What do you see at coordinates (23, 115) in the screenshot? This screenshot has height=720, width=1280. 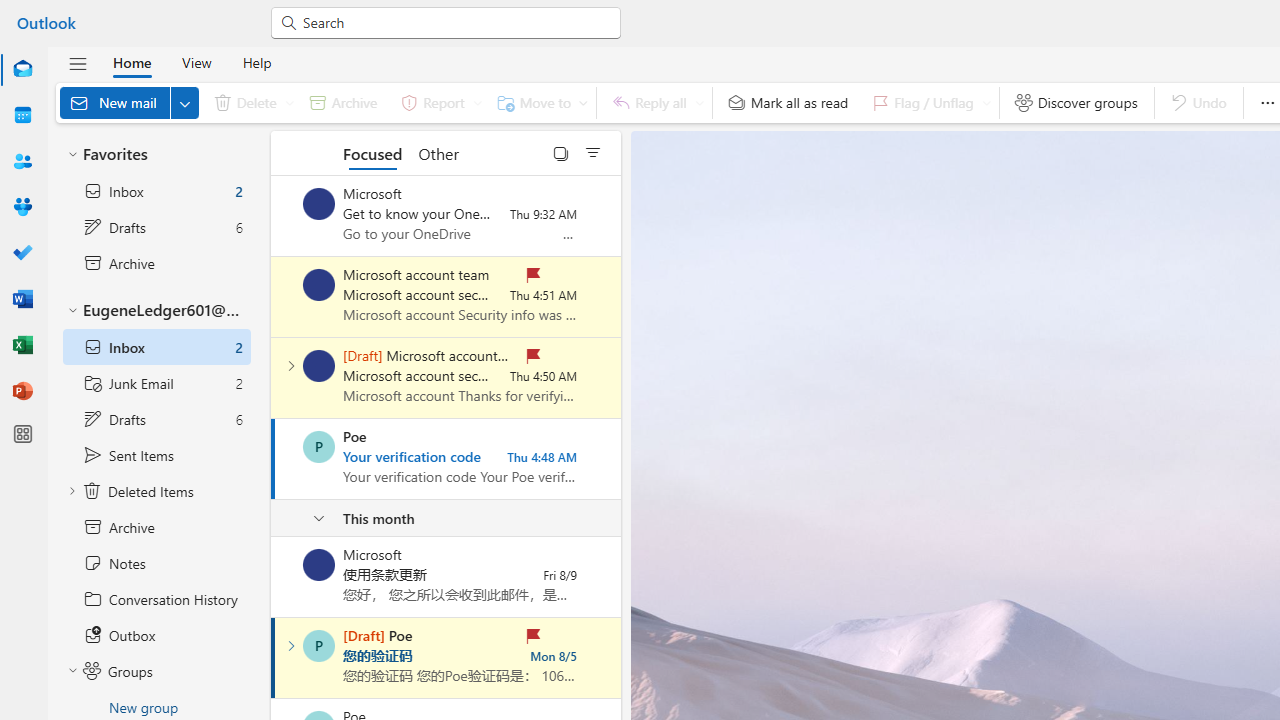 I see `'Calendar'` at bounding box center [23, 115].